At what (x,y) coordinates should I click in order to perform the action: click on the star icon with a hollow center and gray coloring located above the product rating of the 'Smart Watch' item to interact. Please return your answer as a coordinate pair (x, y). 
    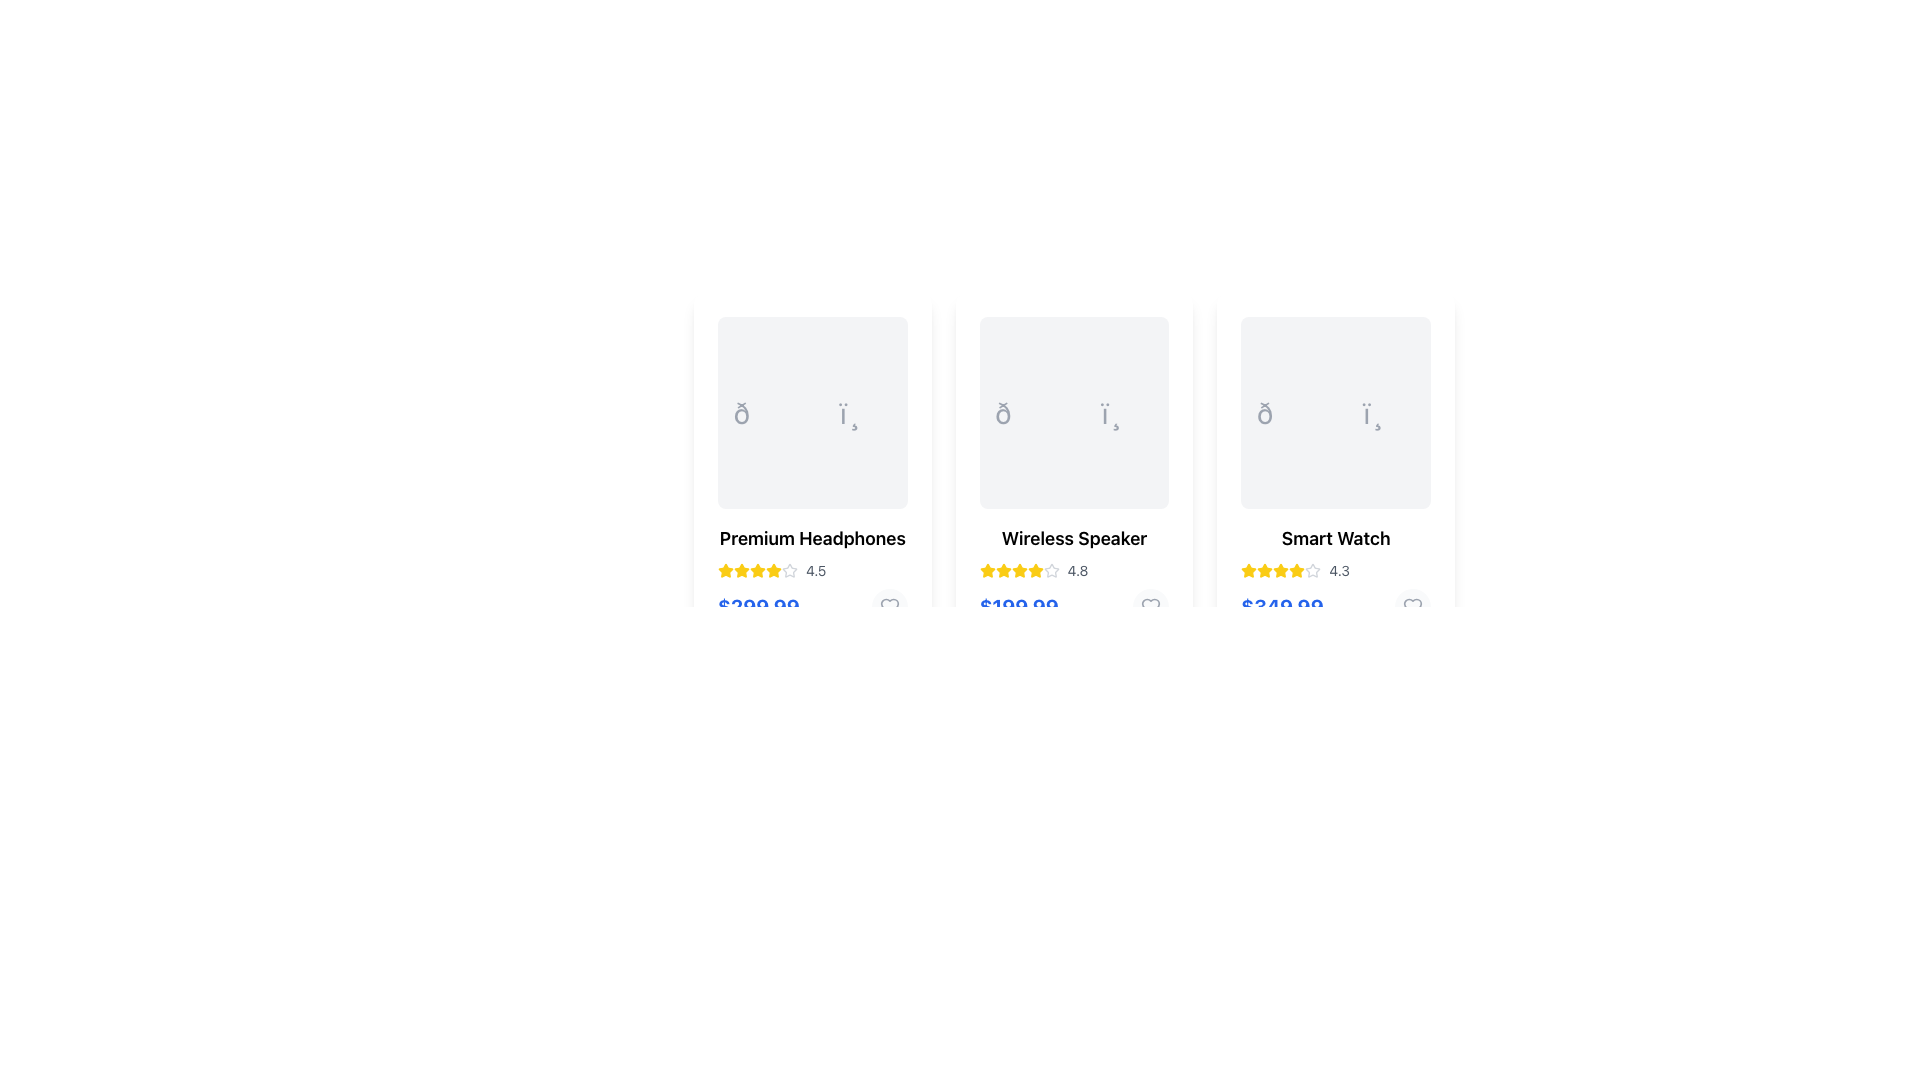
    Looking at the image, I should click on (1313, 570).